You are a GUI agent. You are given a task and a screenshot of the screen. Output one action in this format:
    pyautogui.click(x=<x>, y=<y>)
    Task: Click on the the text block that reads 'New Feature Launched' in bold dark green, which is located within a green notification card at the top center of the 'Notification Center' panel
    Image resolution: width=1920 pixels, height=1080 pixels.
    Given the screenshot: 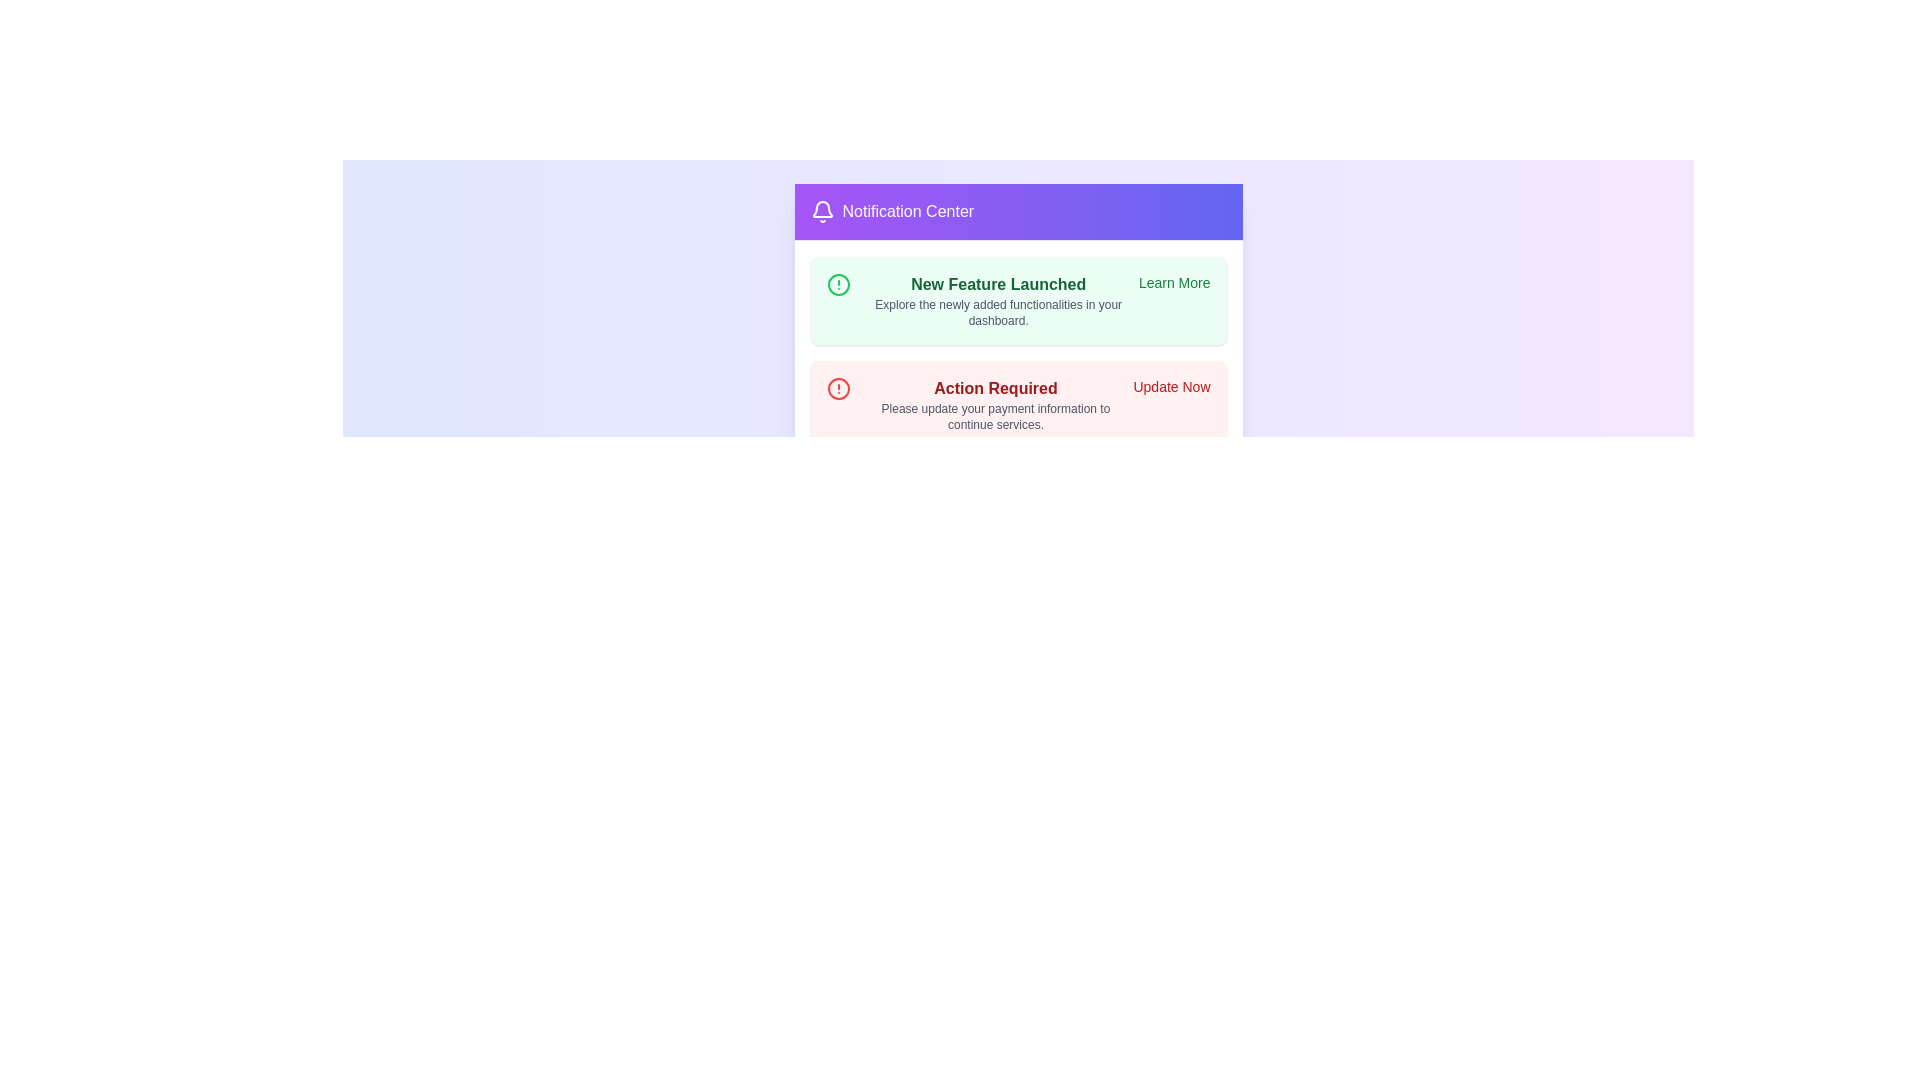 What is the action you would take?
    pyautogui.click(x=998, y=300)
    